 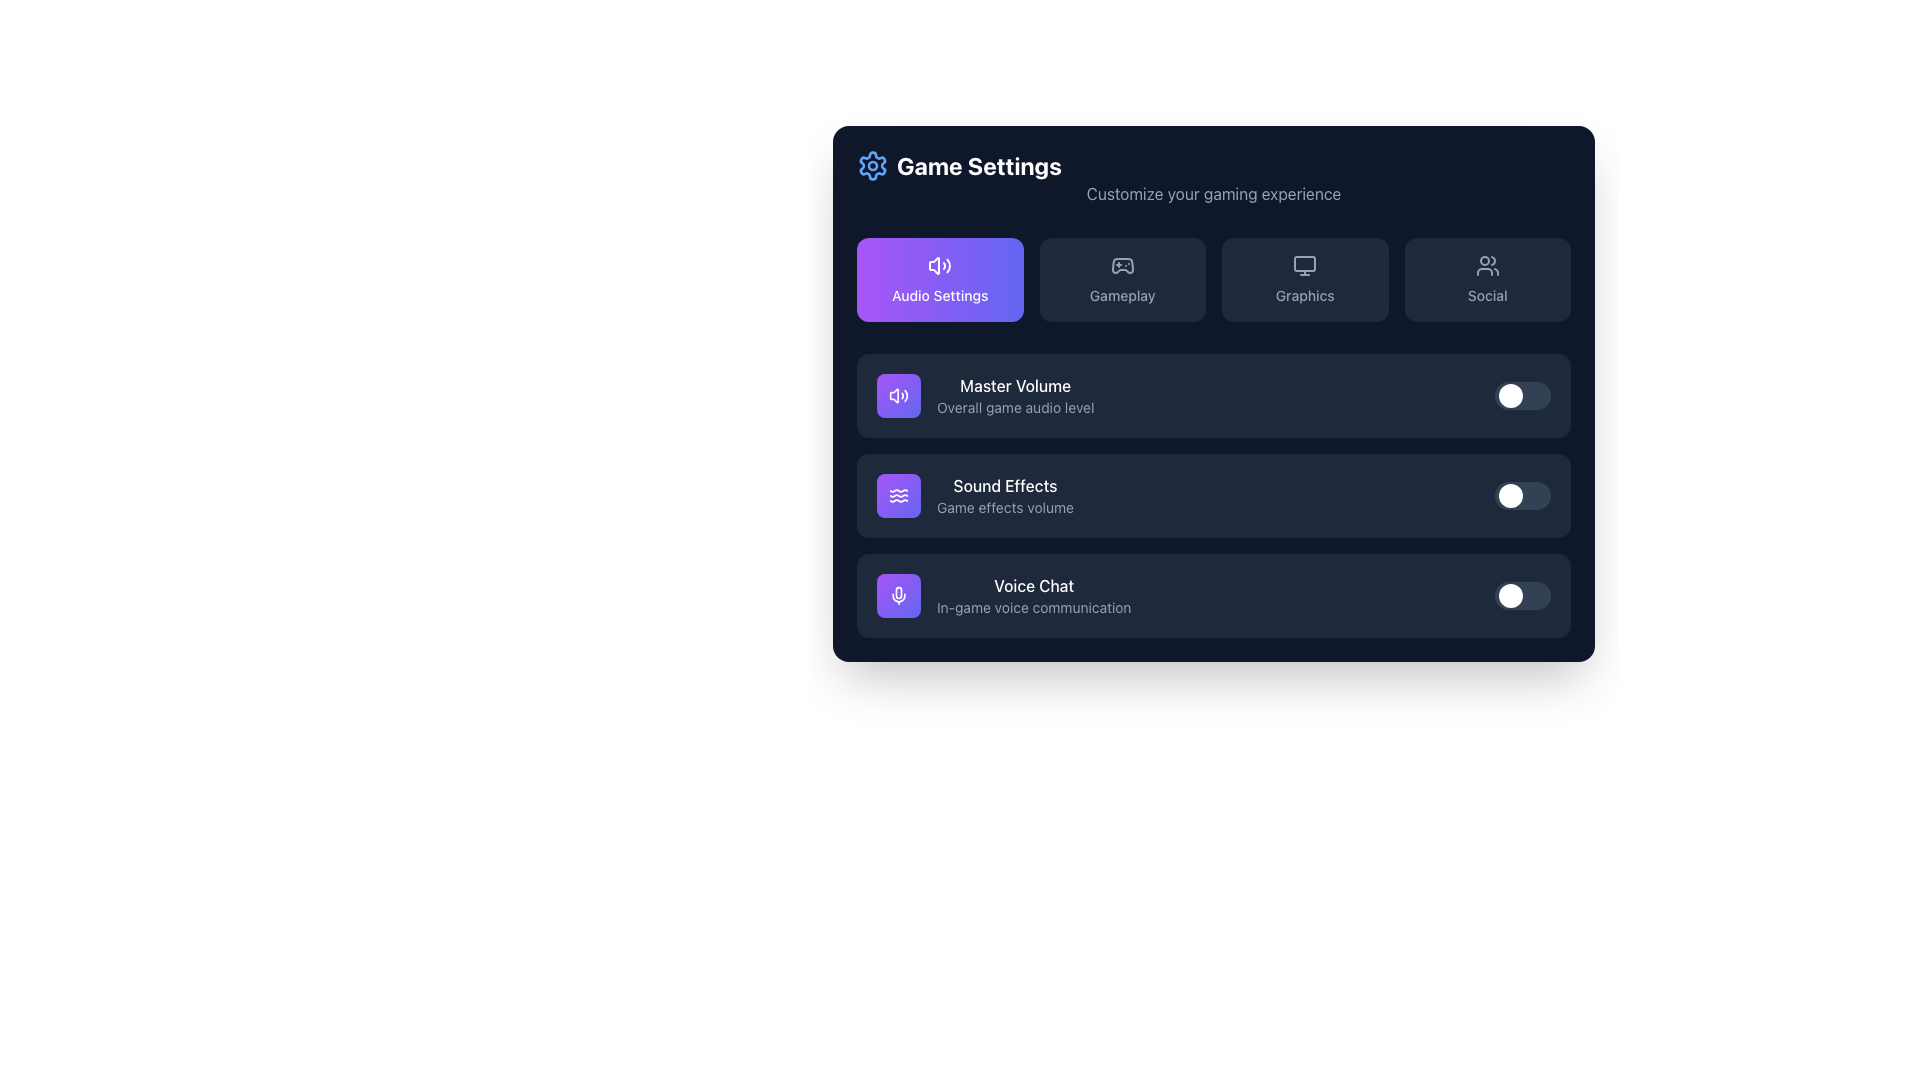 What do you see at coordinates (1213, 495) in the screenshot?
I see `the toggle switch for sound effects located` at bounding box center [1213, 495].